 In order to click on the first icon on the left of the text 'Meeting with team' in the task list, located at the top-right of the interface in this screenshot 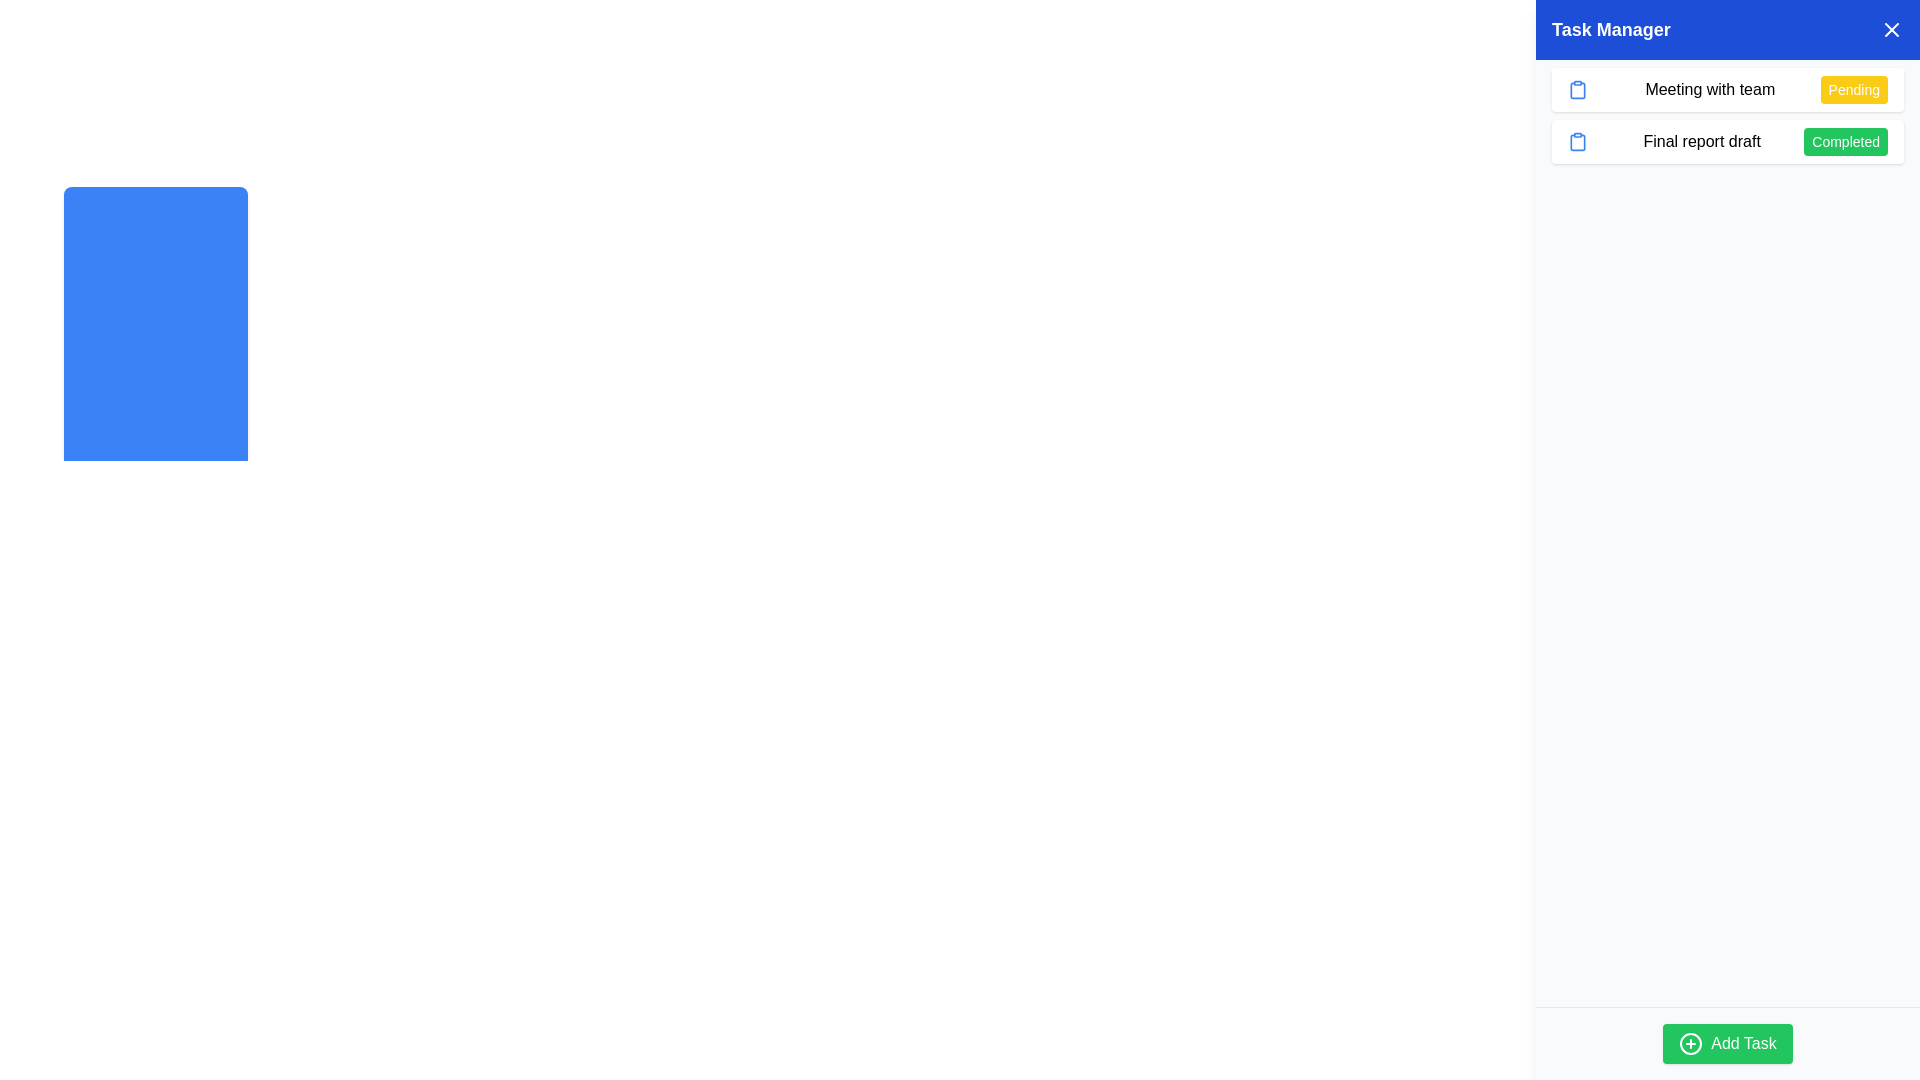, I will do `click(1577, 88)`.